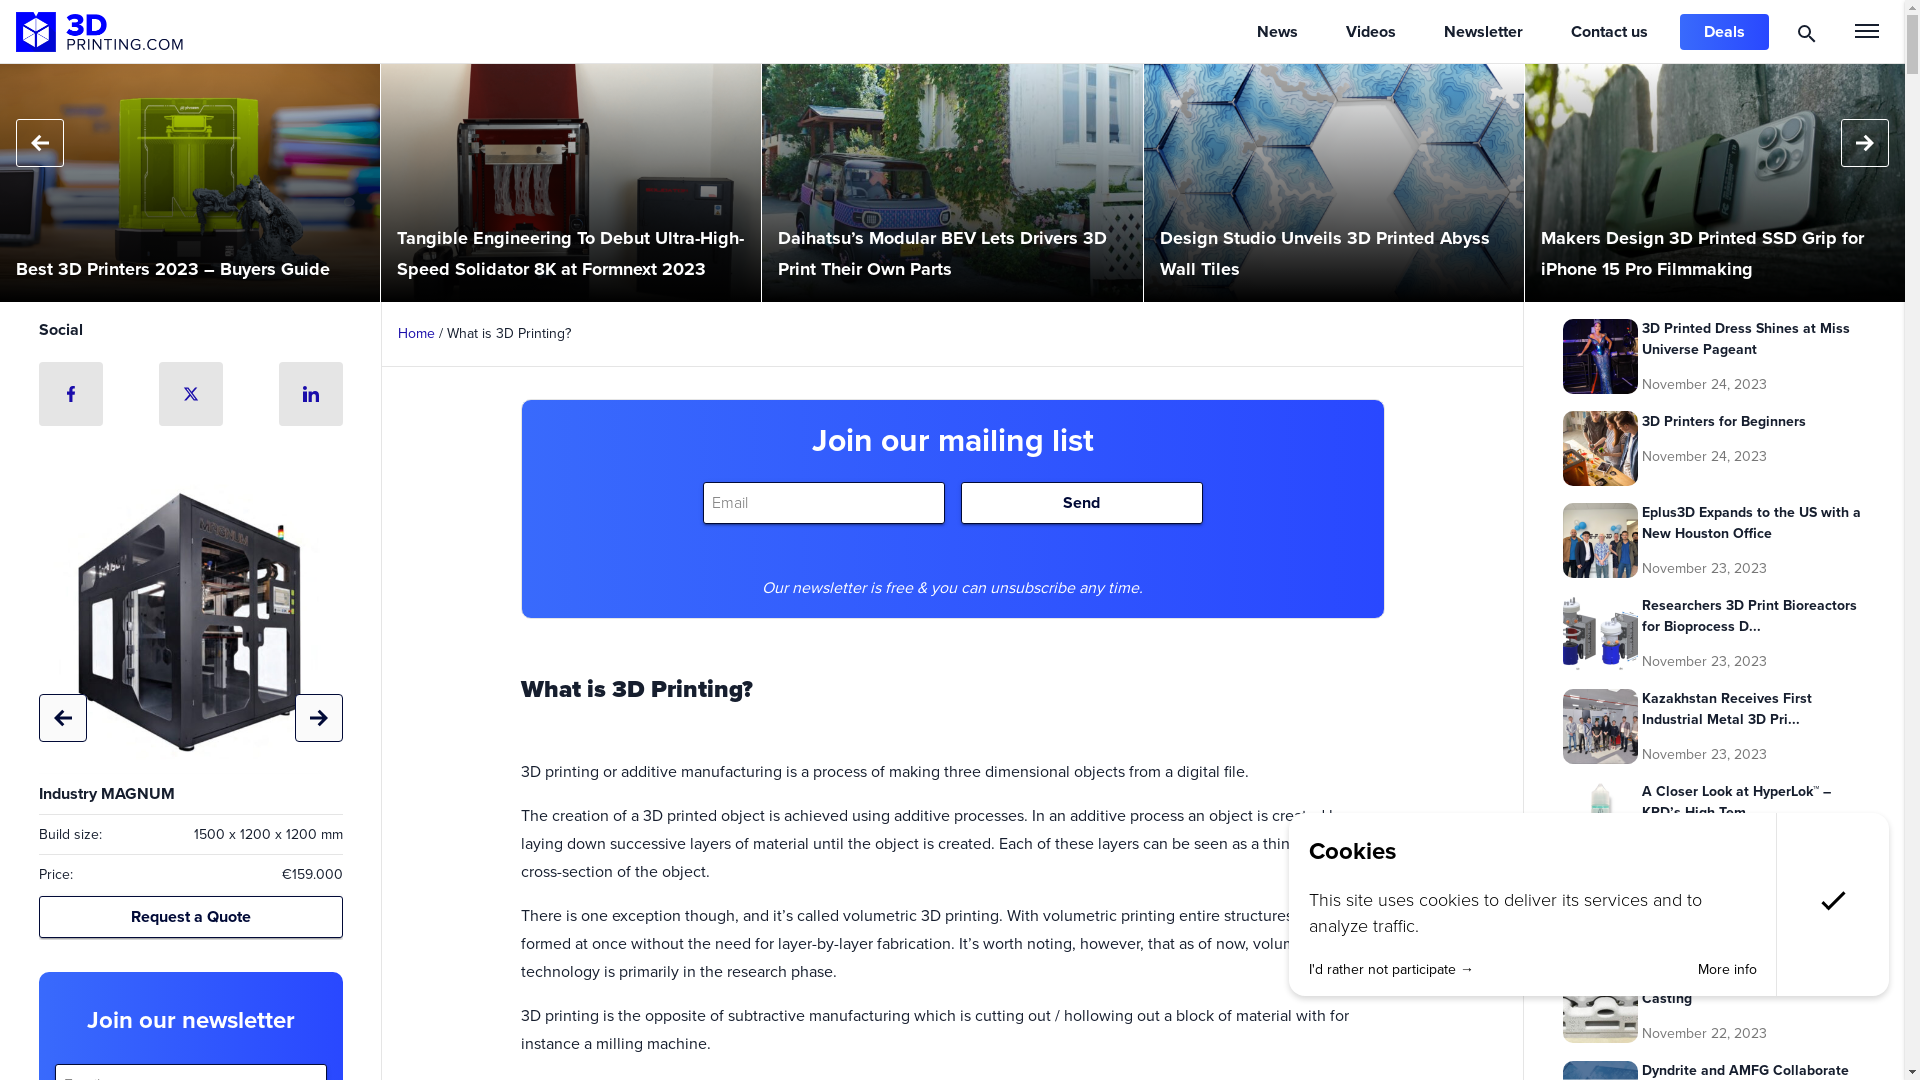  What do you see at coordinates (1232, 31) in the screenshot?
I see `'News'` at bounding box center [1232, 31].